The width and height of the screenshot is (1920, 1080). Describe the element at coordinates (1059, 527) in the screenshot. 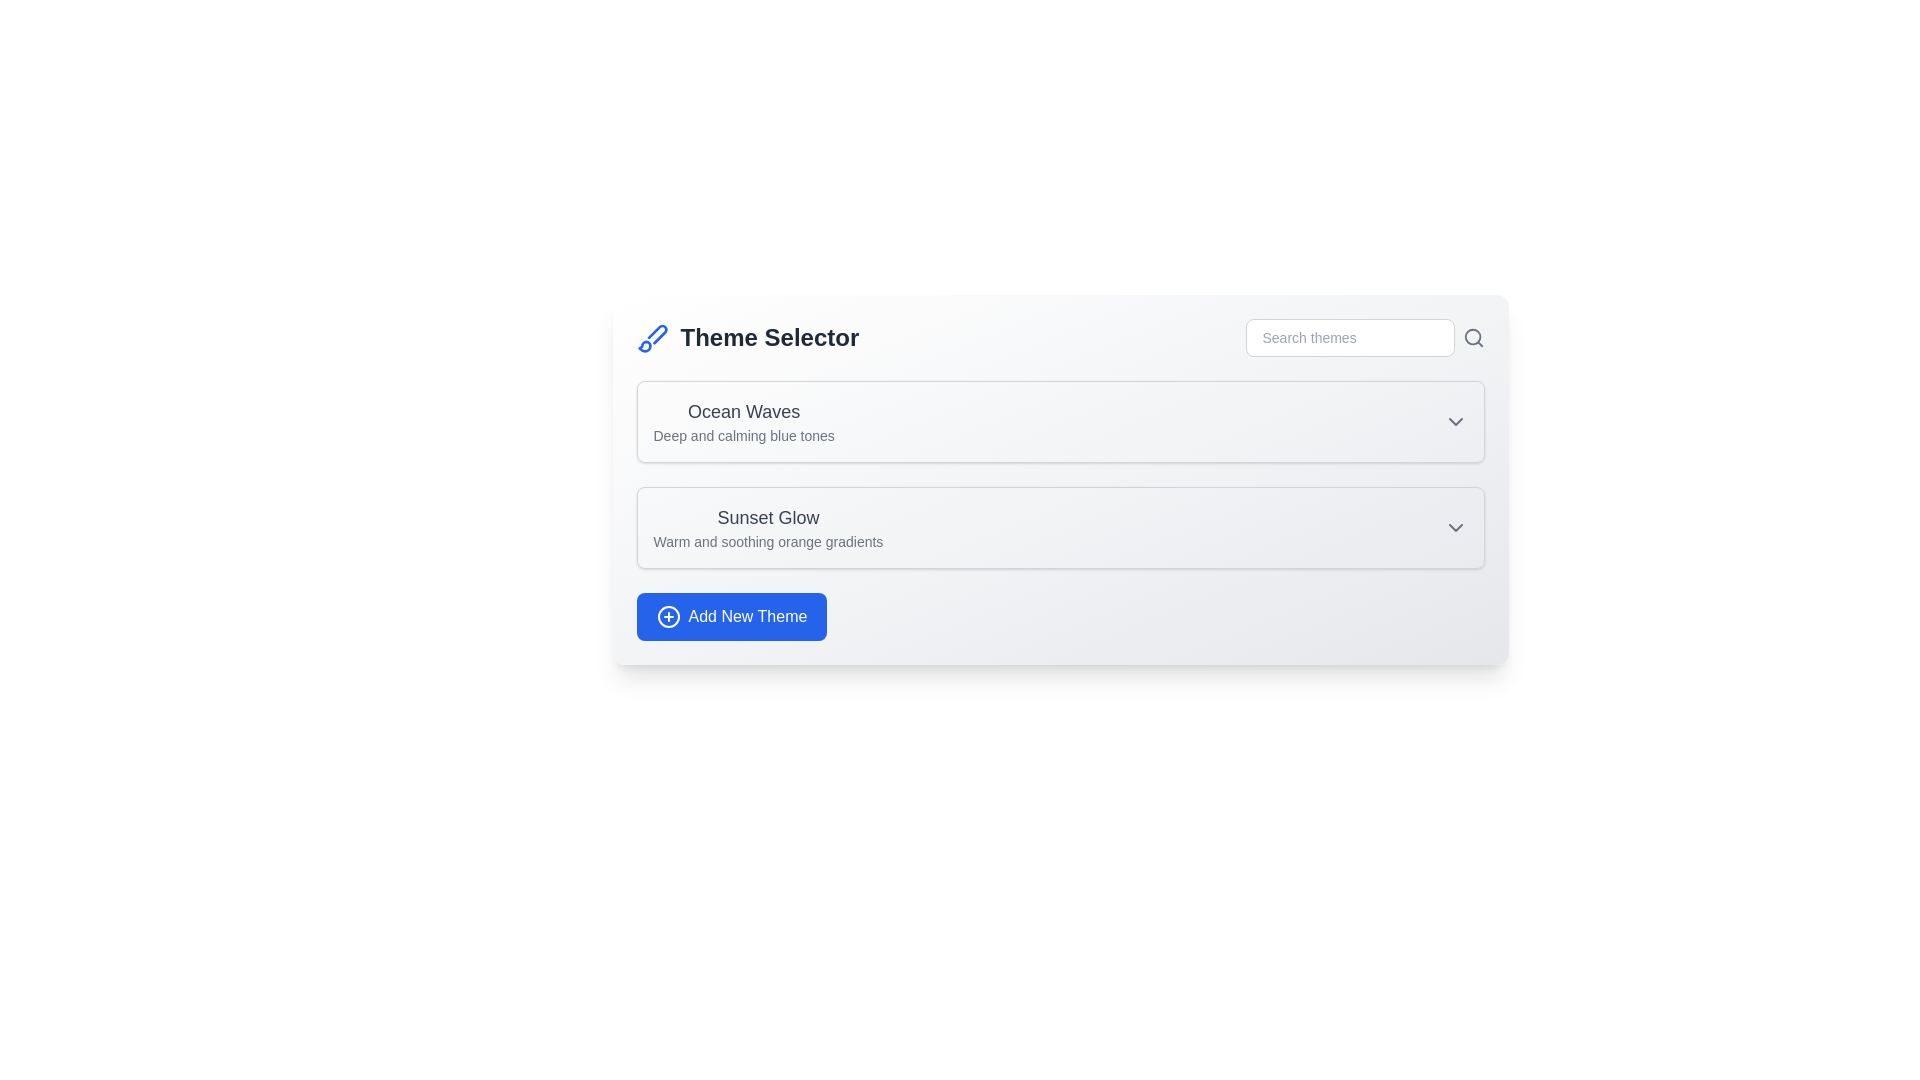

I see `the interactive list item titled 'Sunset Glow'` at that location.